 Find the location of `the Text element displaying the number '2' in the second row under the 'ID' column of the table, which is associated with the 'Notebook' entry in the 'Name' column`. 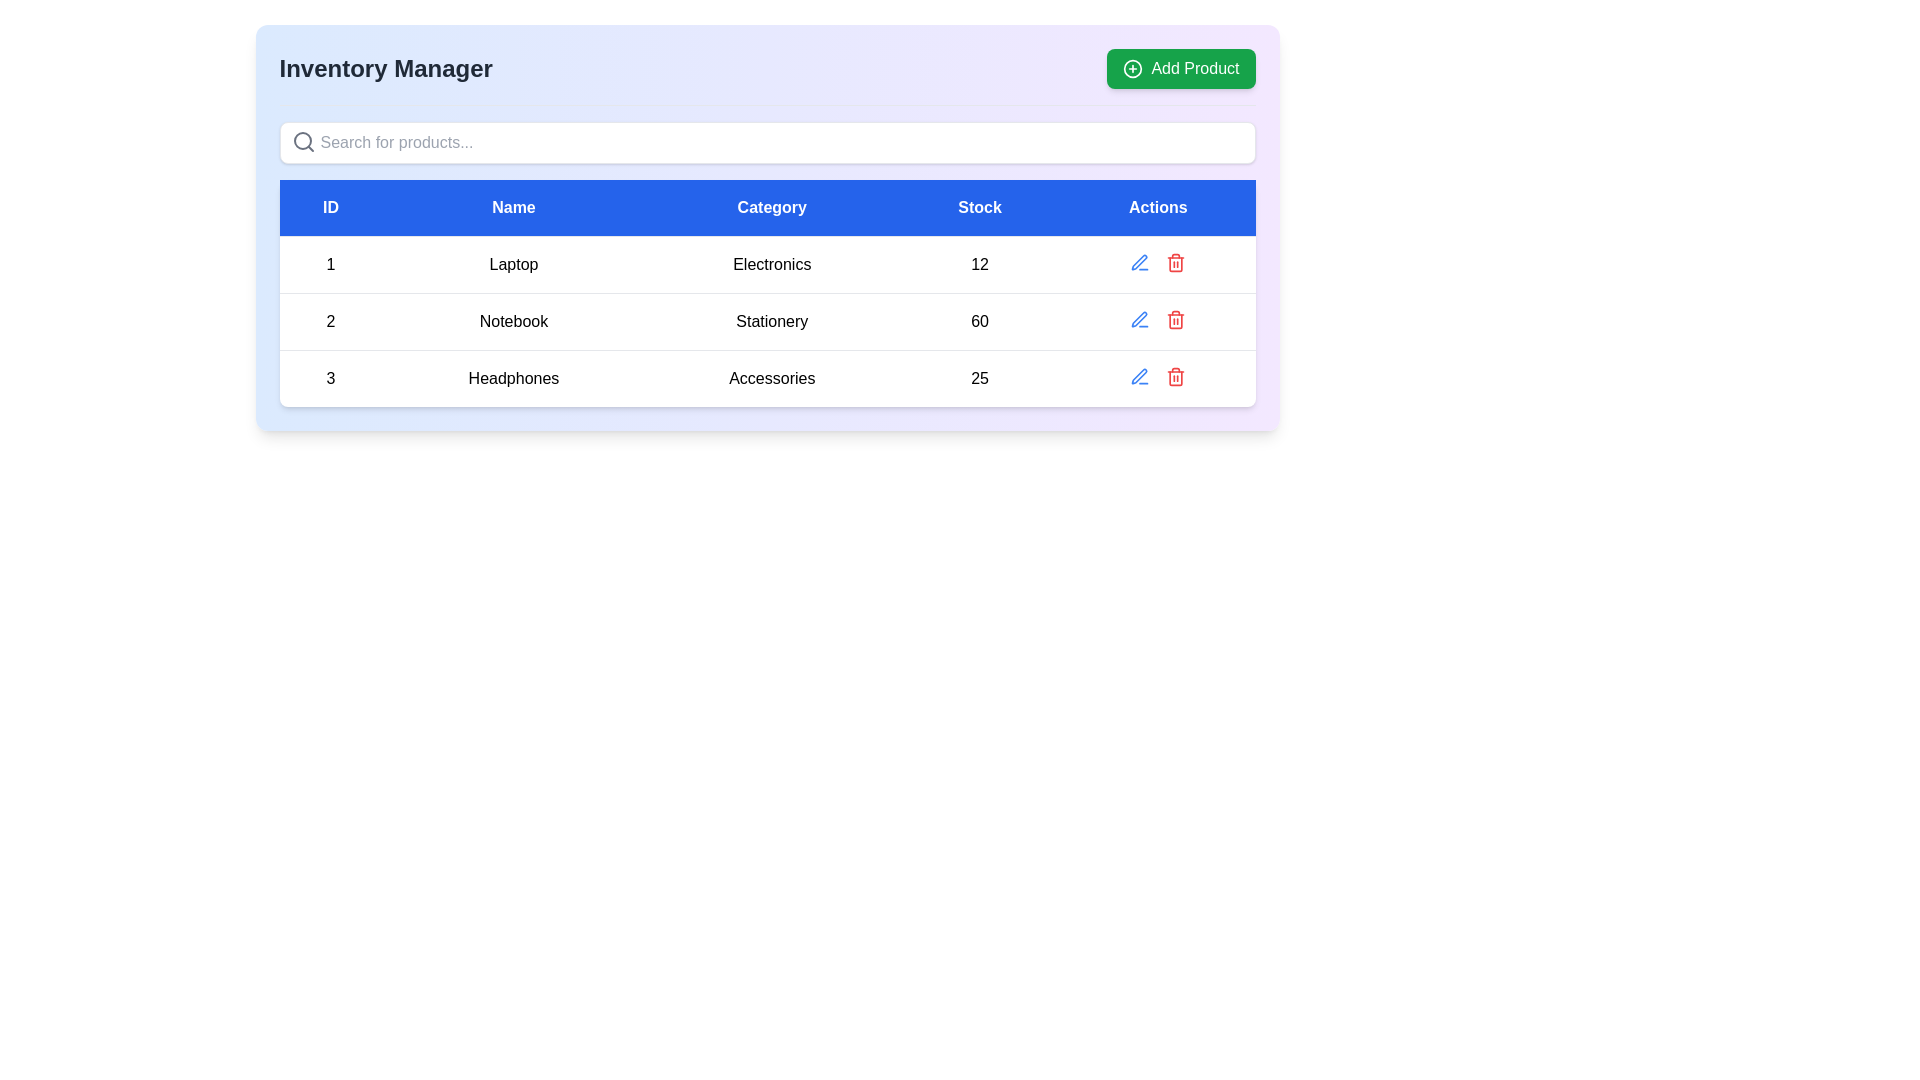

the Text element displaying the number '2' in the second row under the 'ID' column of the table, which is associated with the 'Notebook' entry in the 'Name' column is located at coordinates (331, 320).